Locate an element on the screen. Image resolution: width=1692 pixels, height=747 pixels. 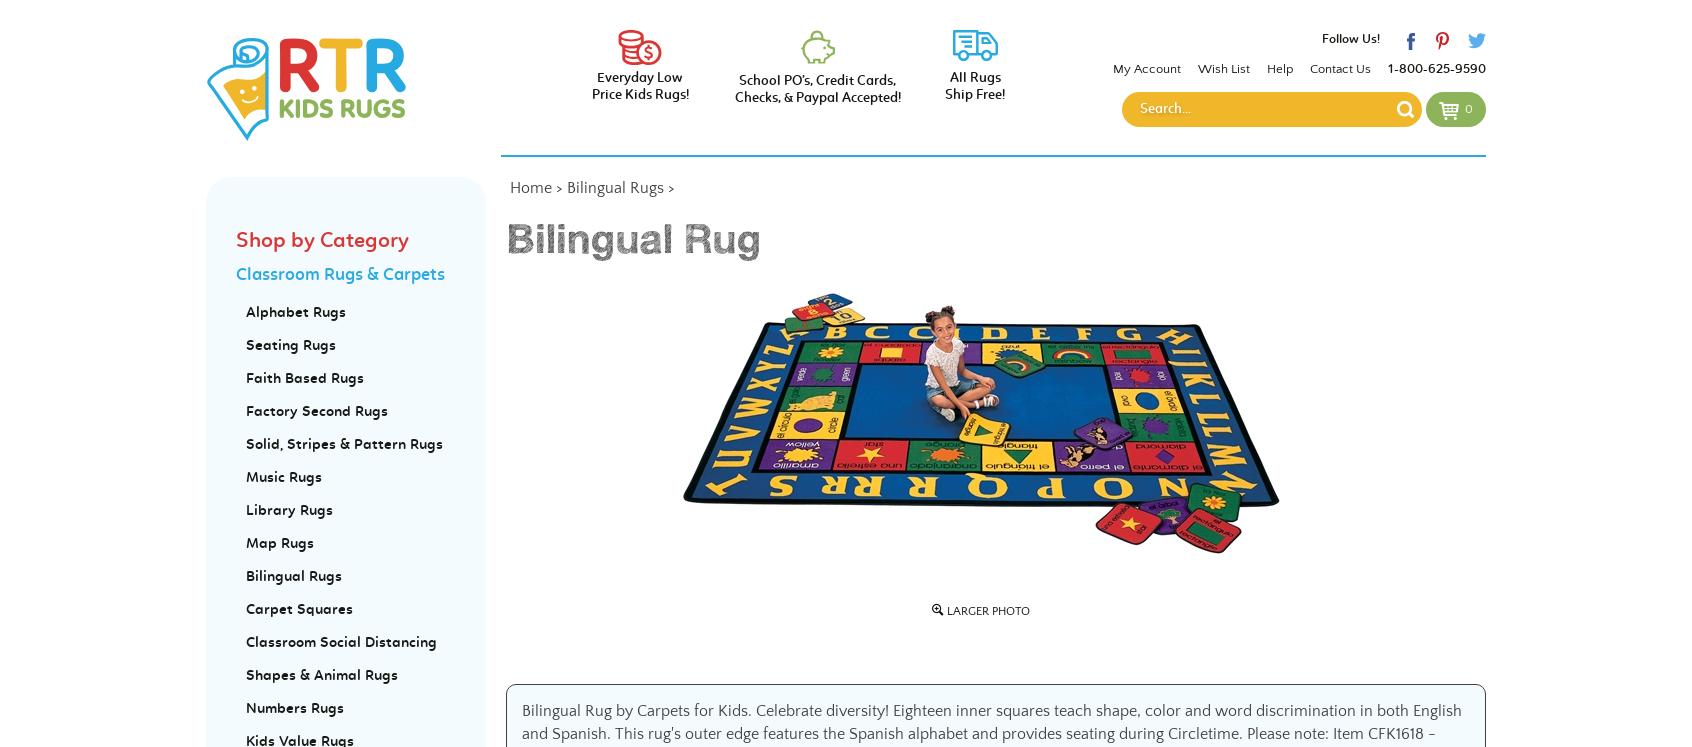
'Classroom Social Distancing' is located at coordinates (340, 641).